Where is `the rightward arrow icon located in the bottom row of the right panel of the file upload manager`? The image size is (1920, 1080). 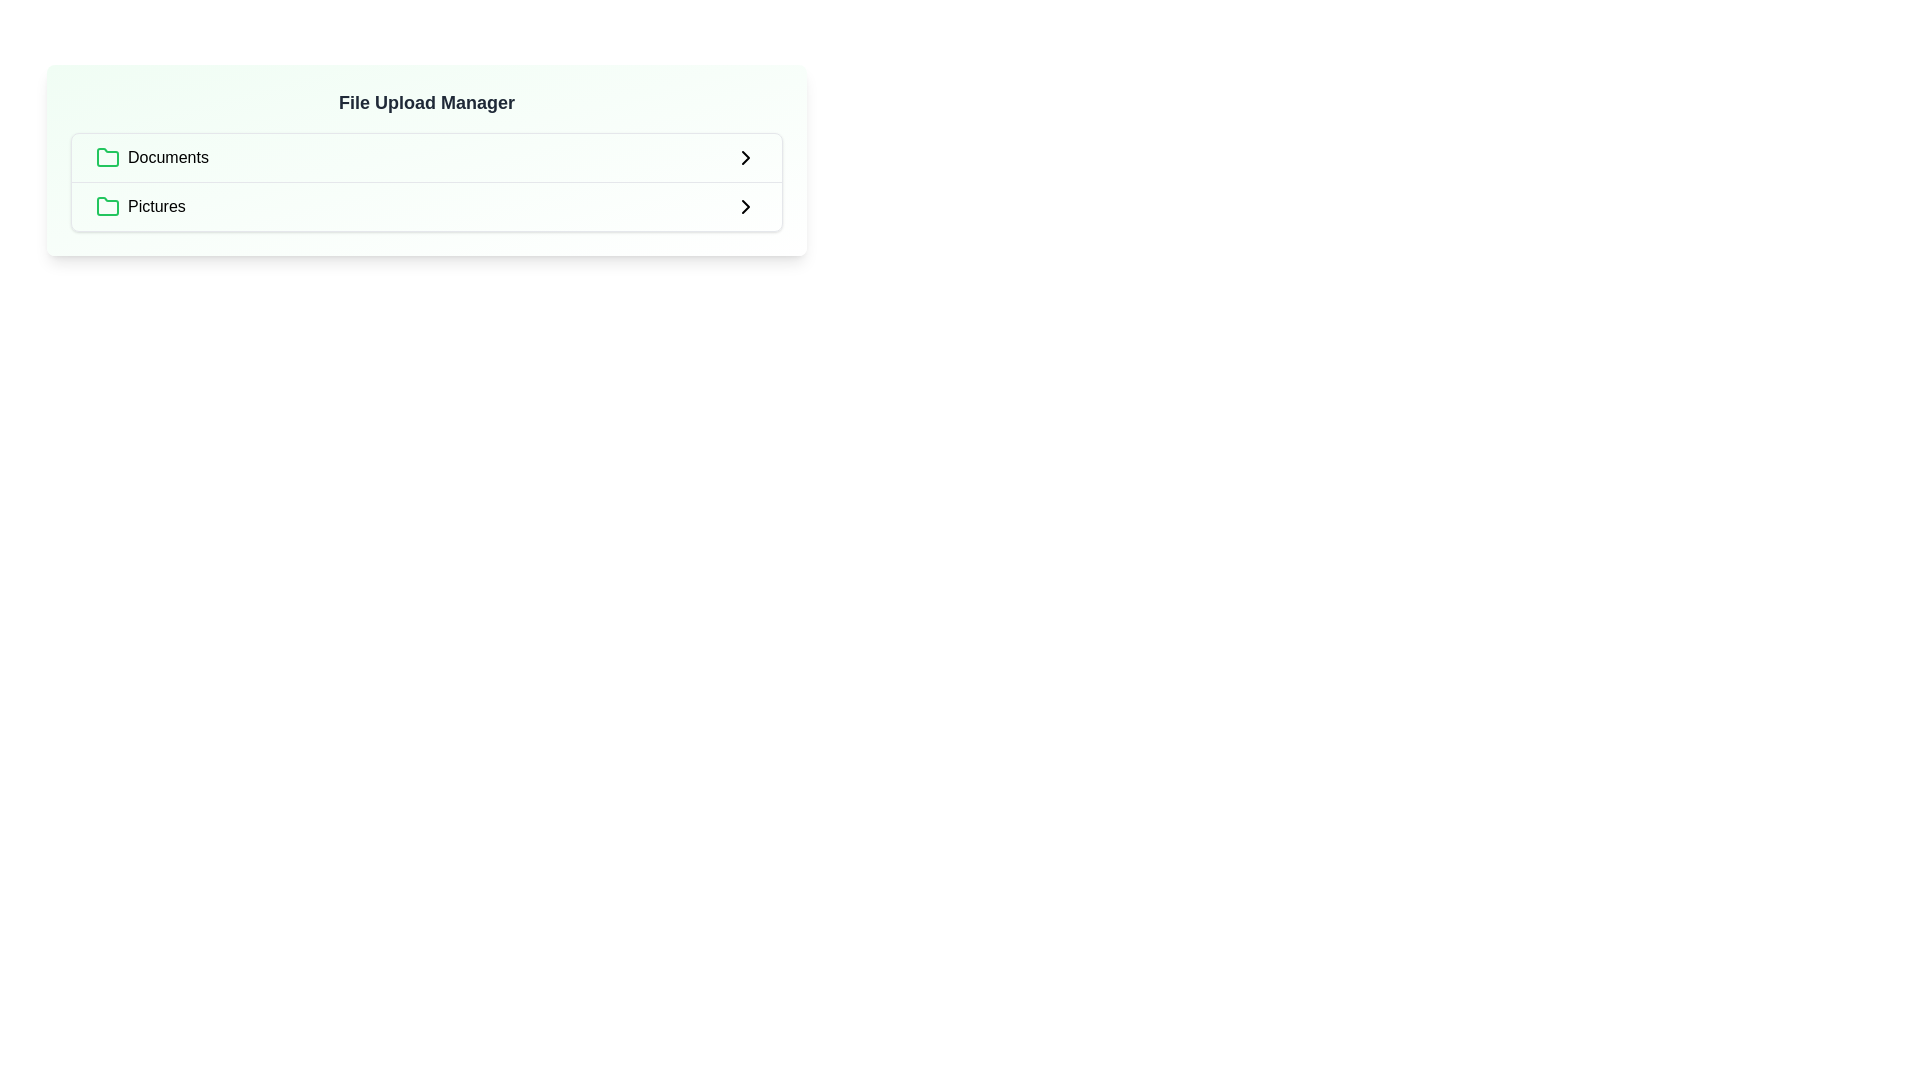 the rightward arrow icon located in the bottom row of the right panel of the file upload manager is located at coordinates (744, 207).